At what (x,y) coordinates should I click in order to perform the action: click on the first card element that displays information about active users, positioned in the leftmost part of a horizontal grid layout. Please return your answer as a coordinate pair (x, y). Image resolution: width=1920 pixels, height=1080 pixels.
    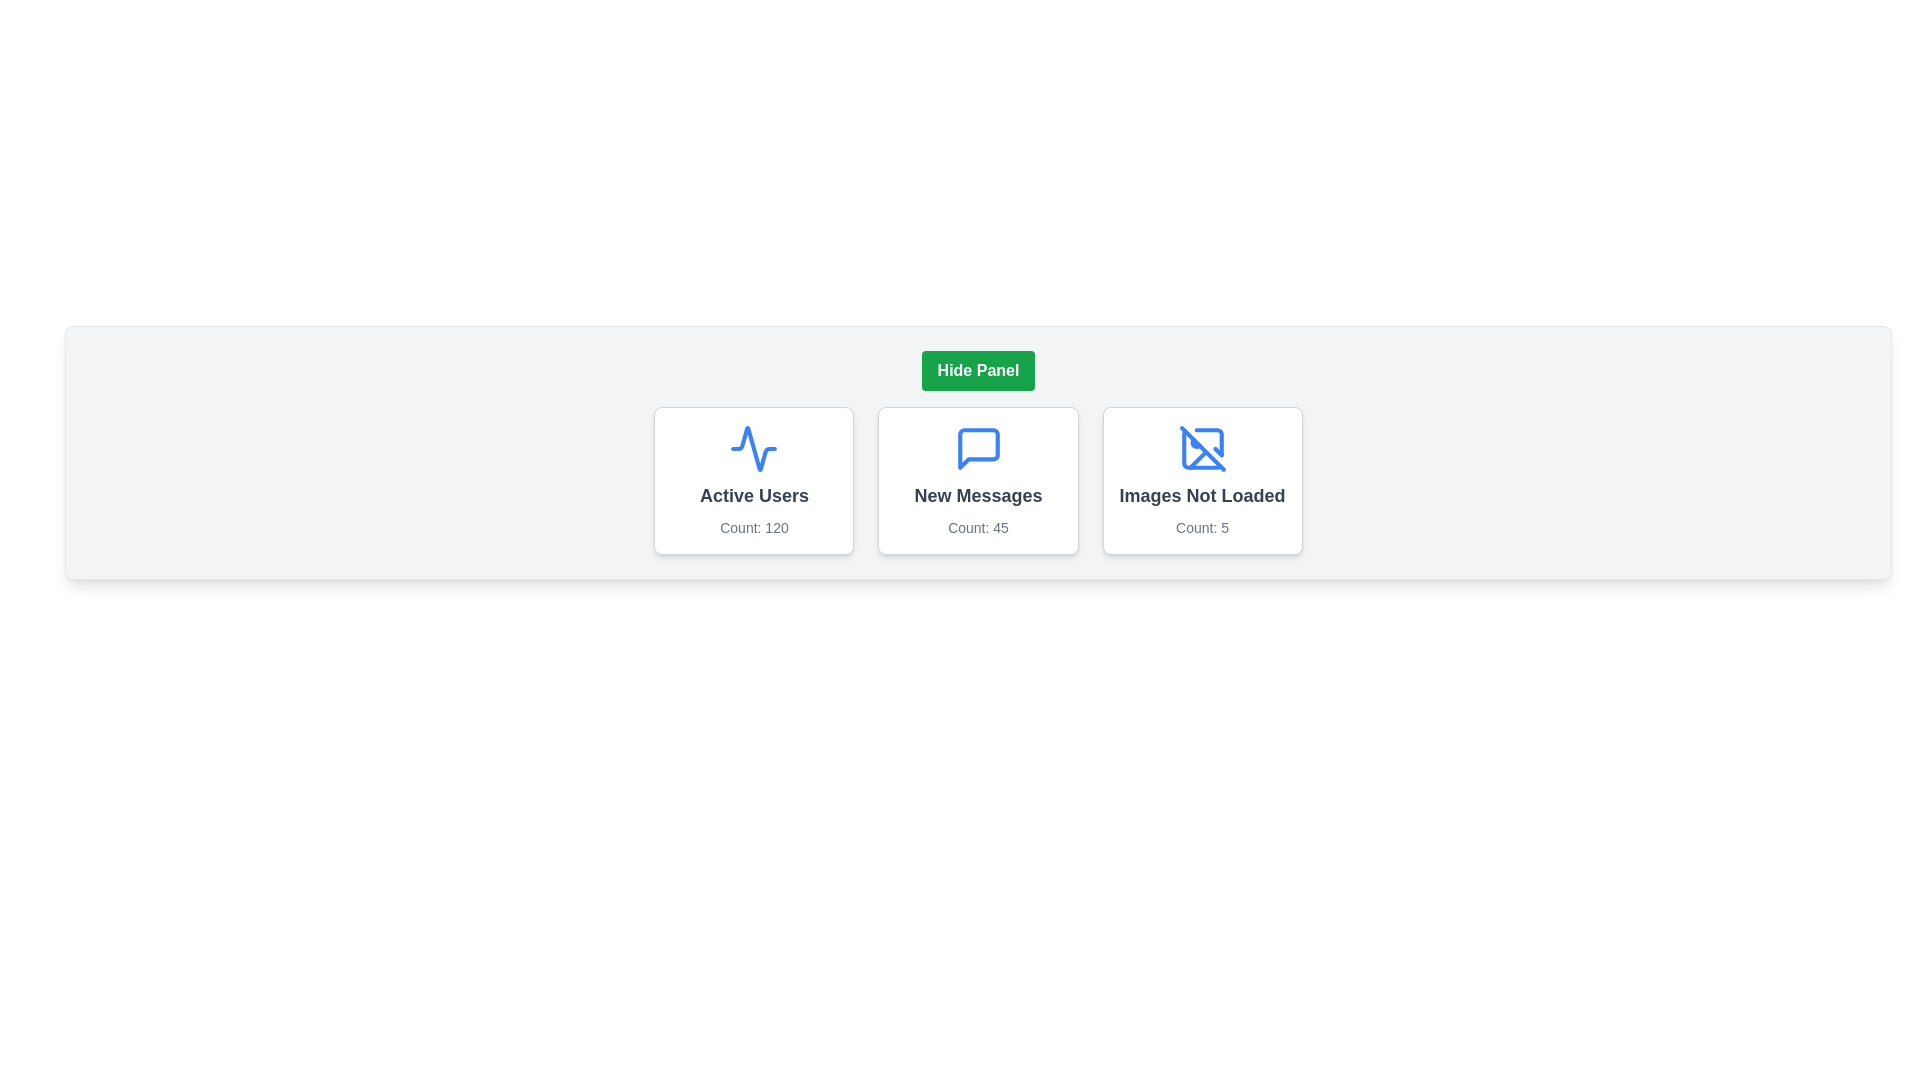
    Looking at the image, I should click on (753, 481).